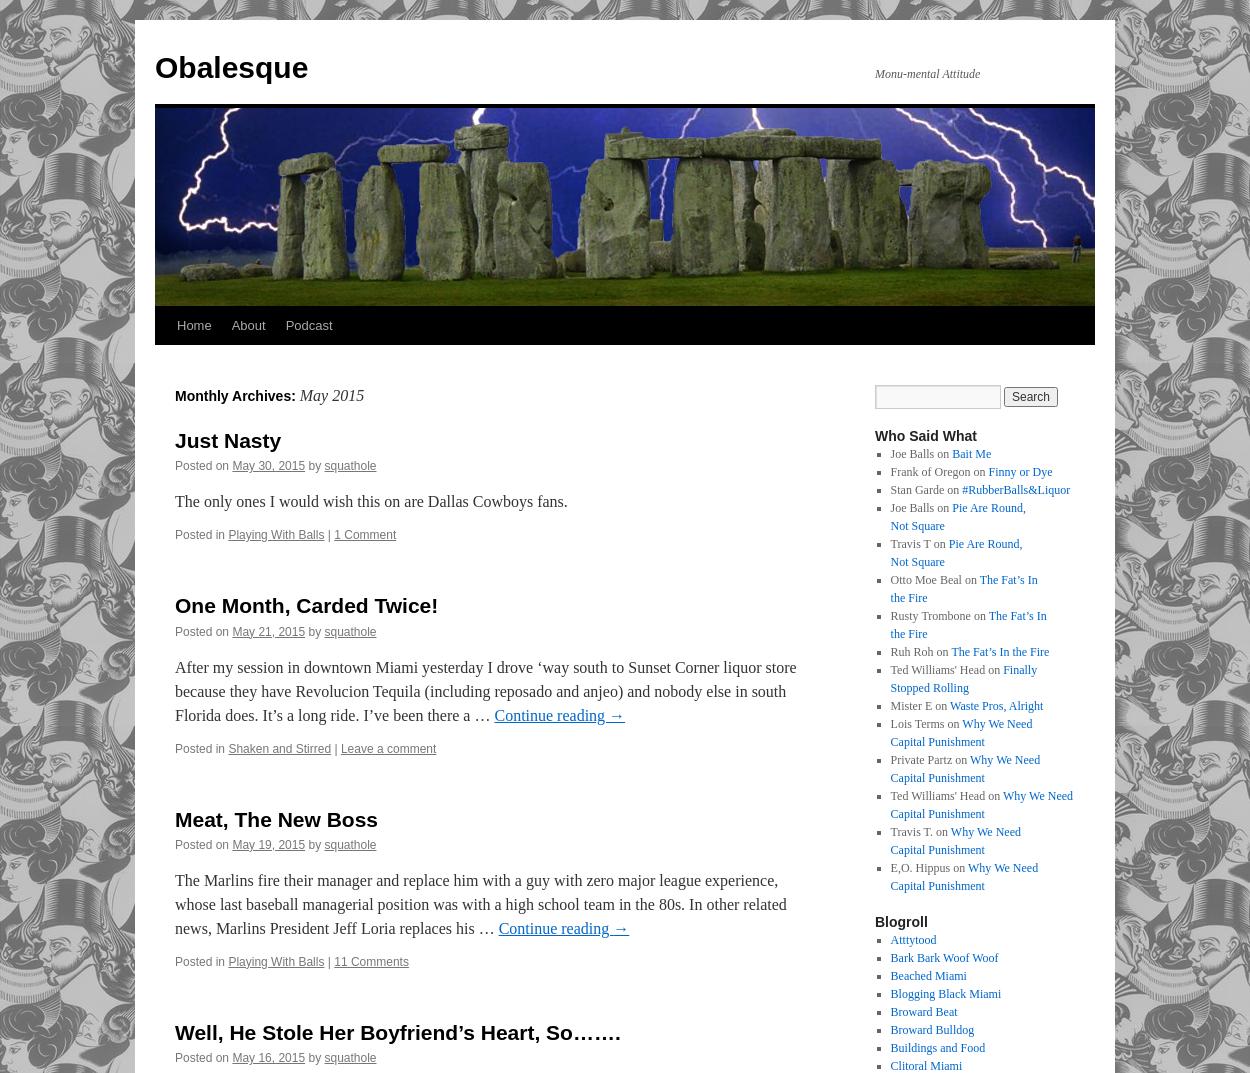 Image resolution: width=1250 pixels, height=1073 pixels. What do you see at coordinates (370, 500) in the screenshot?
I see `'The only ones I would wish this on are Dallas Cowboys fans.'` at bounding box center [370, 500].